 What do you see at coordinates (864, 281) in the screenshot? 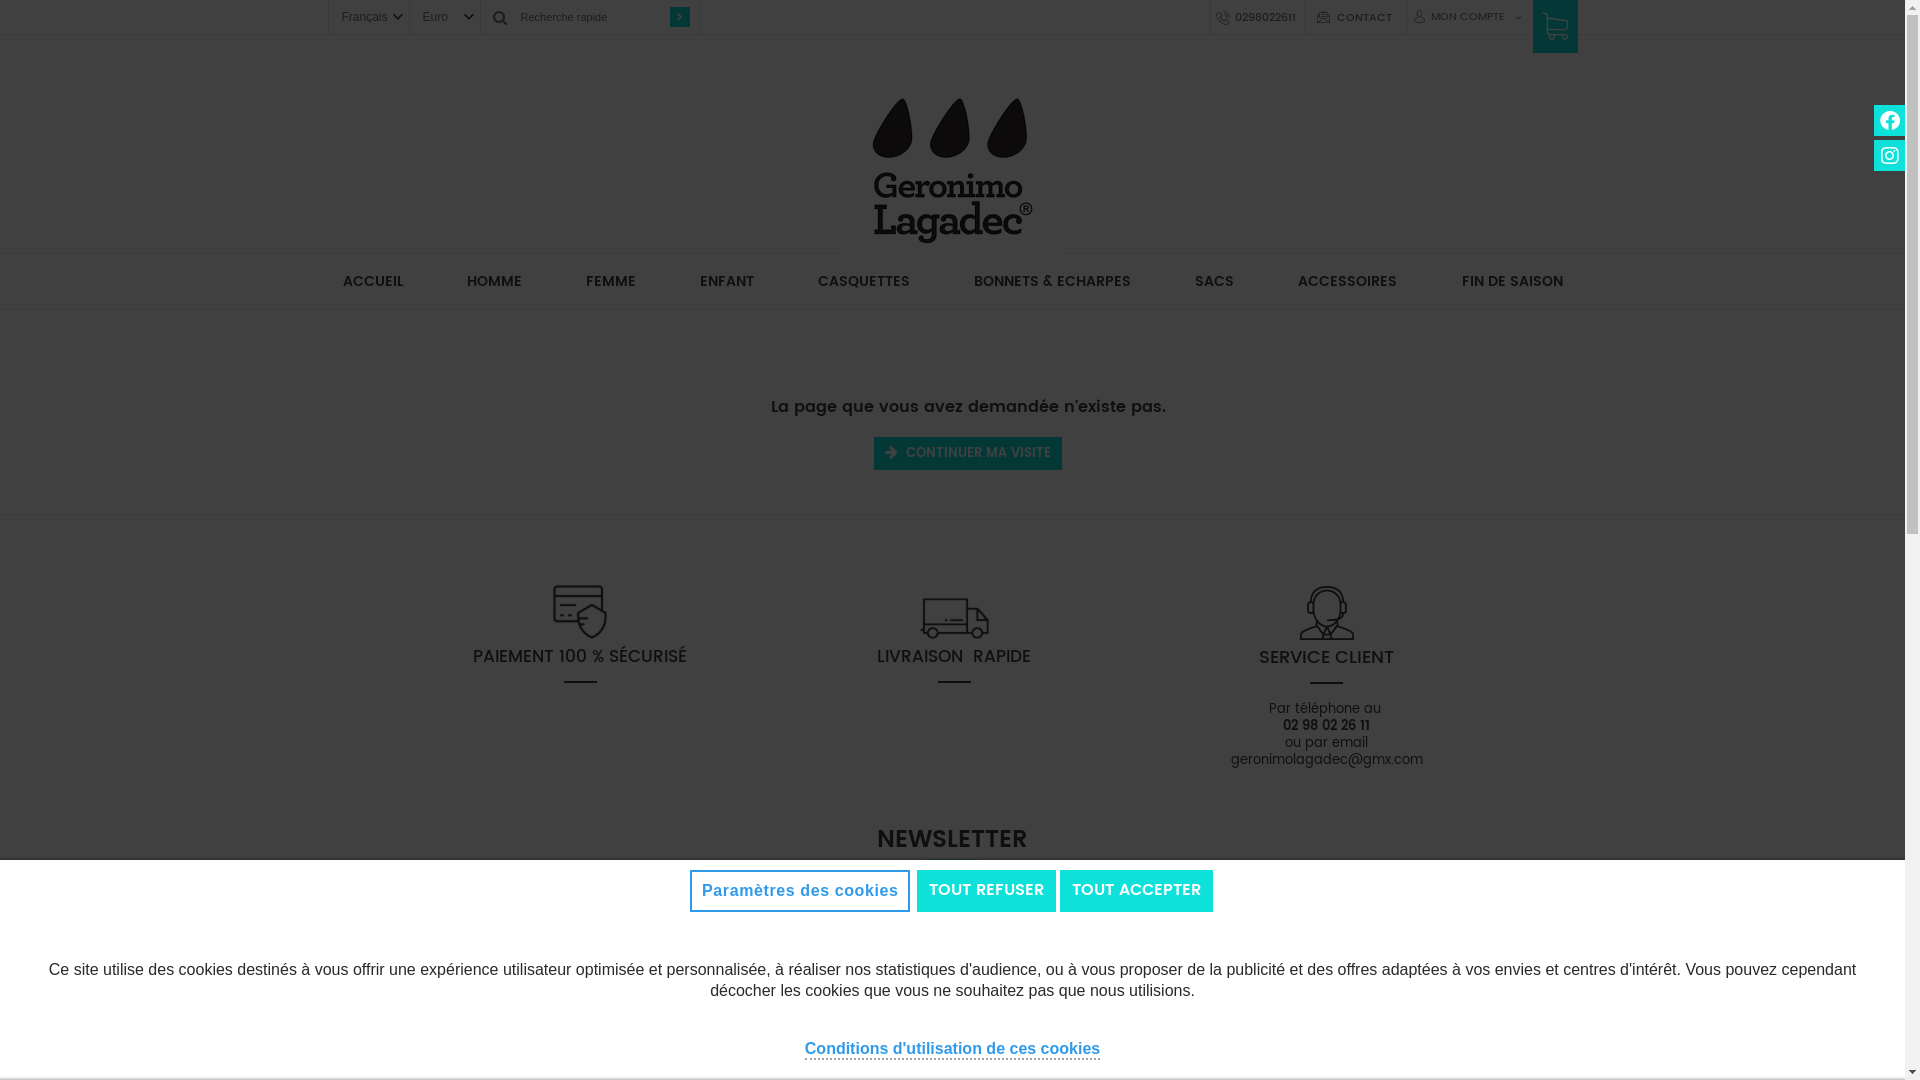
I see `'CASQUETTES'` at bounding box center [864, 281].